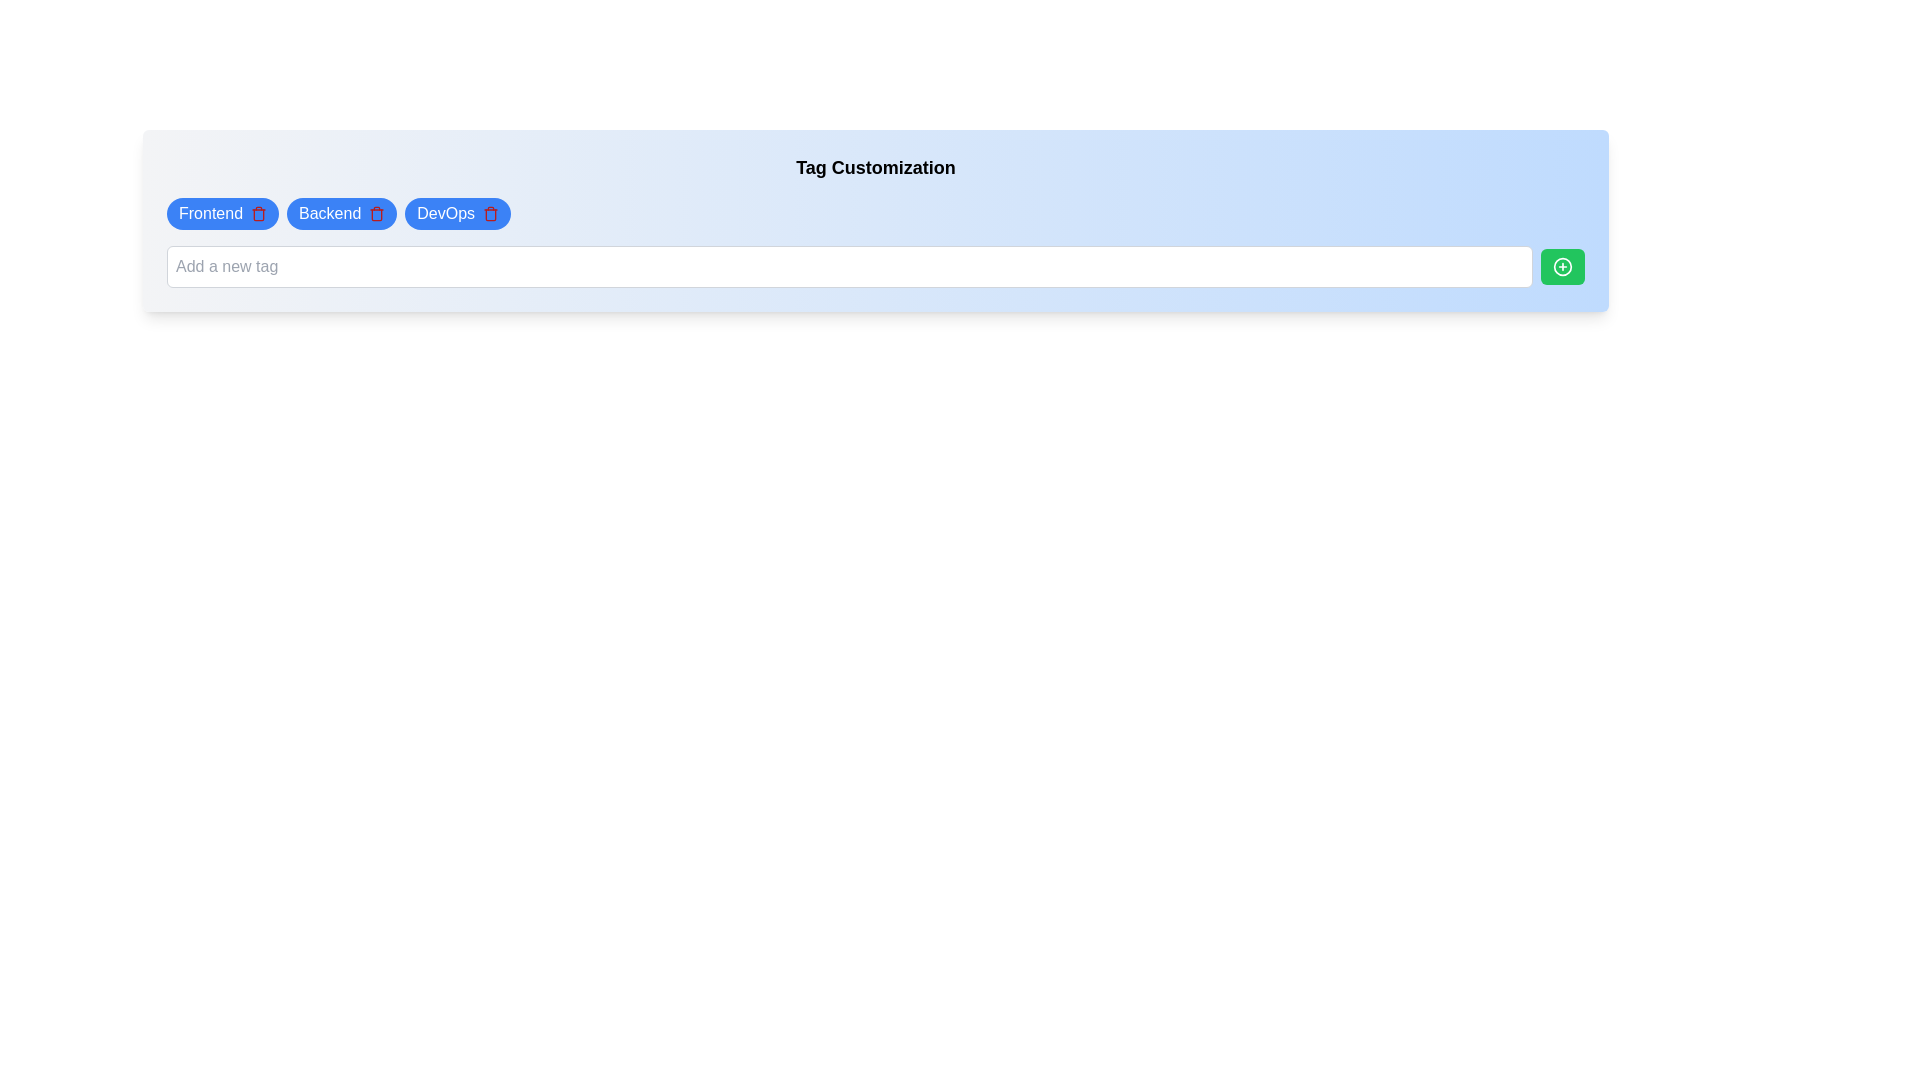 The image size is (1920, 1080). I want to click on the 'DevOps' tagged button with a blue background and a delete icon, so click(456, 213).